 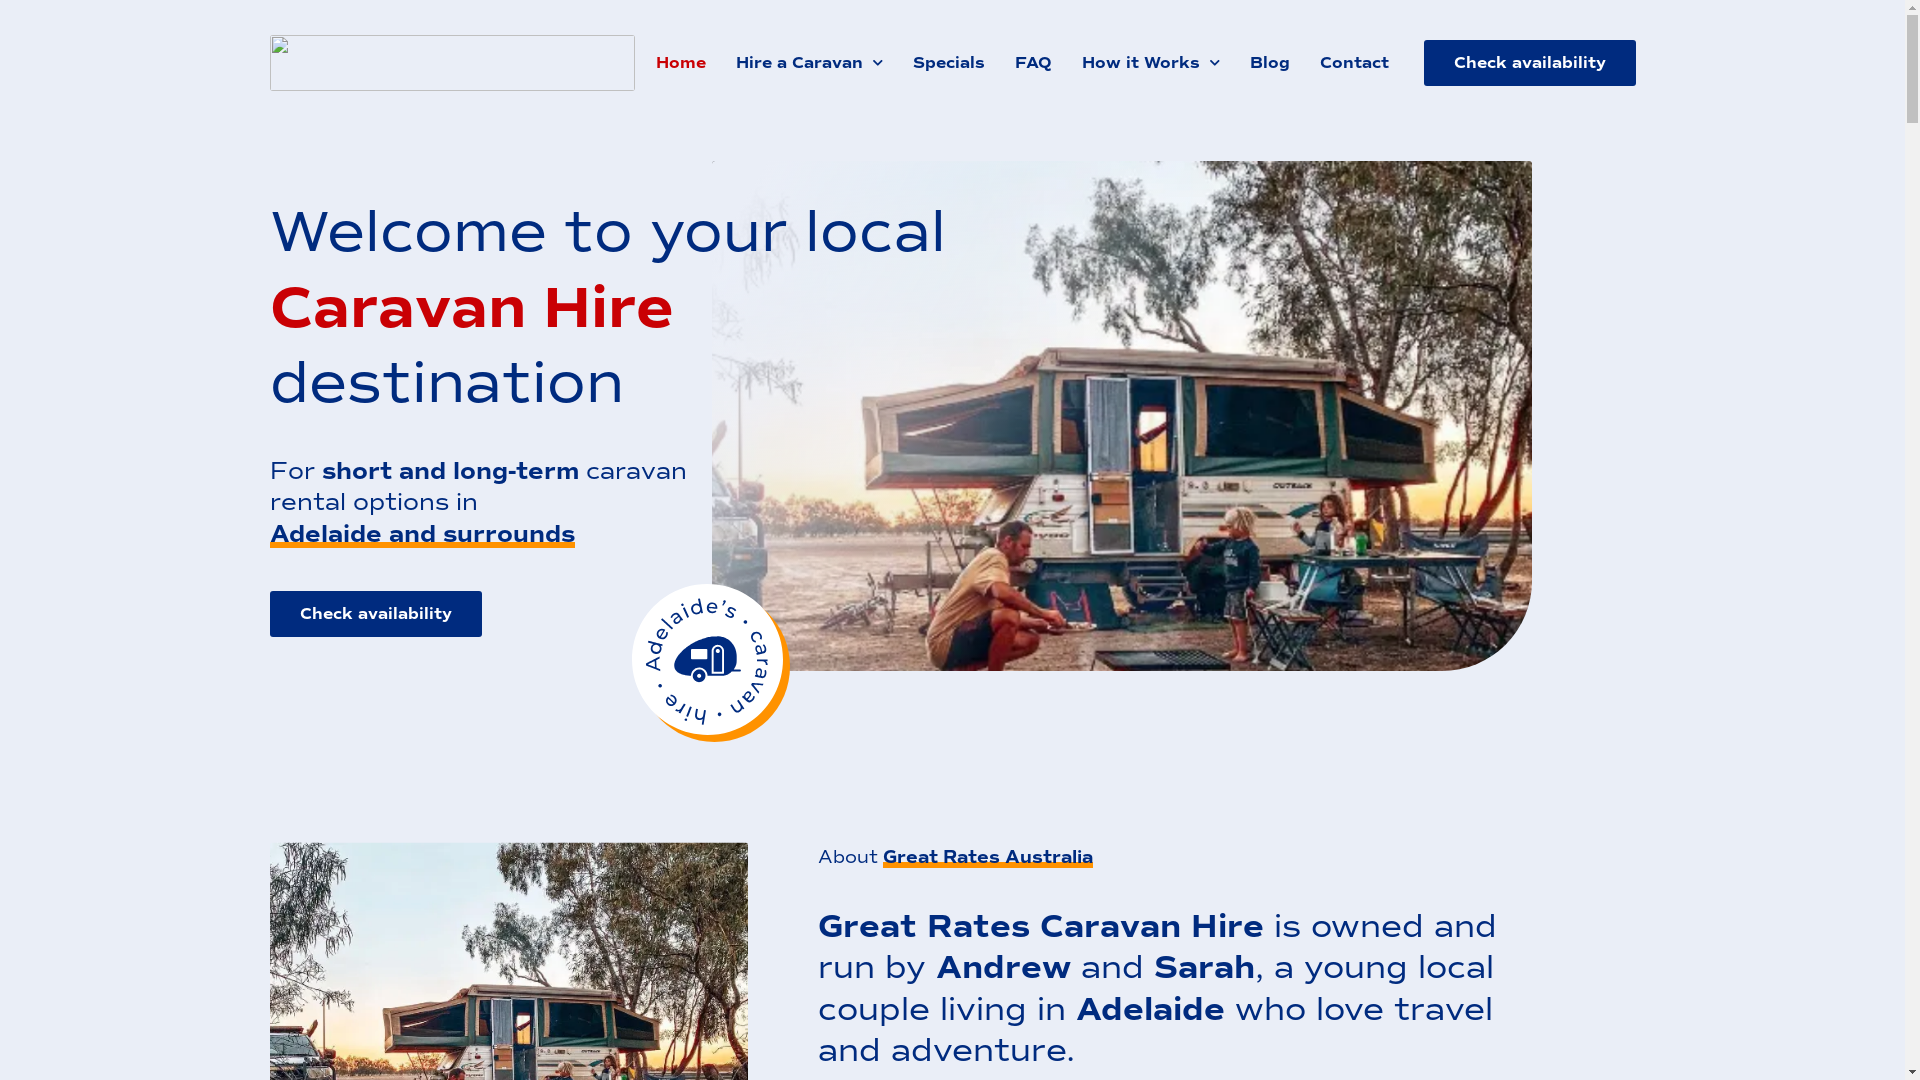 I want to click on 'Blog', so click(x=1267, y=61).